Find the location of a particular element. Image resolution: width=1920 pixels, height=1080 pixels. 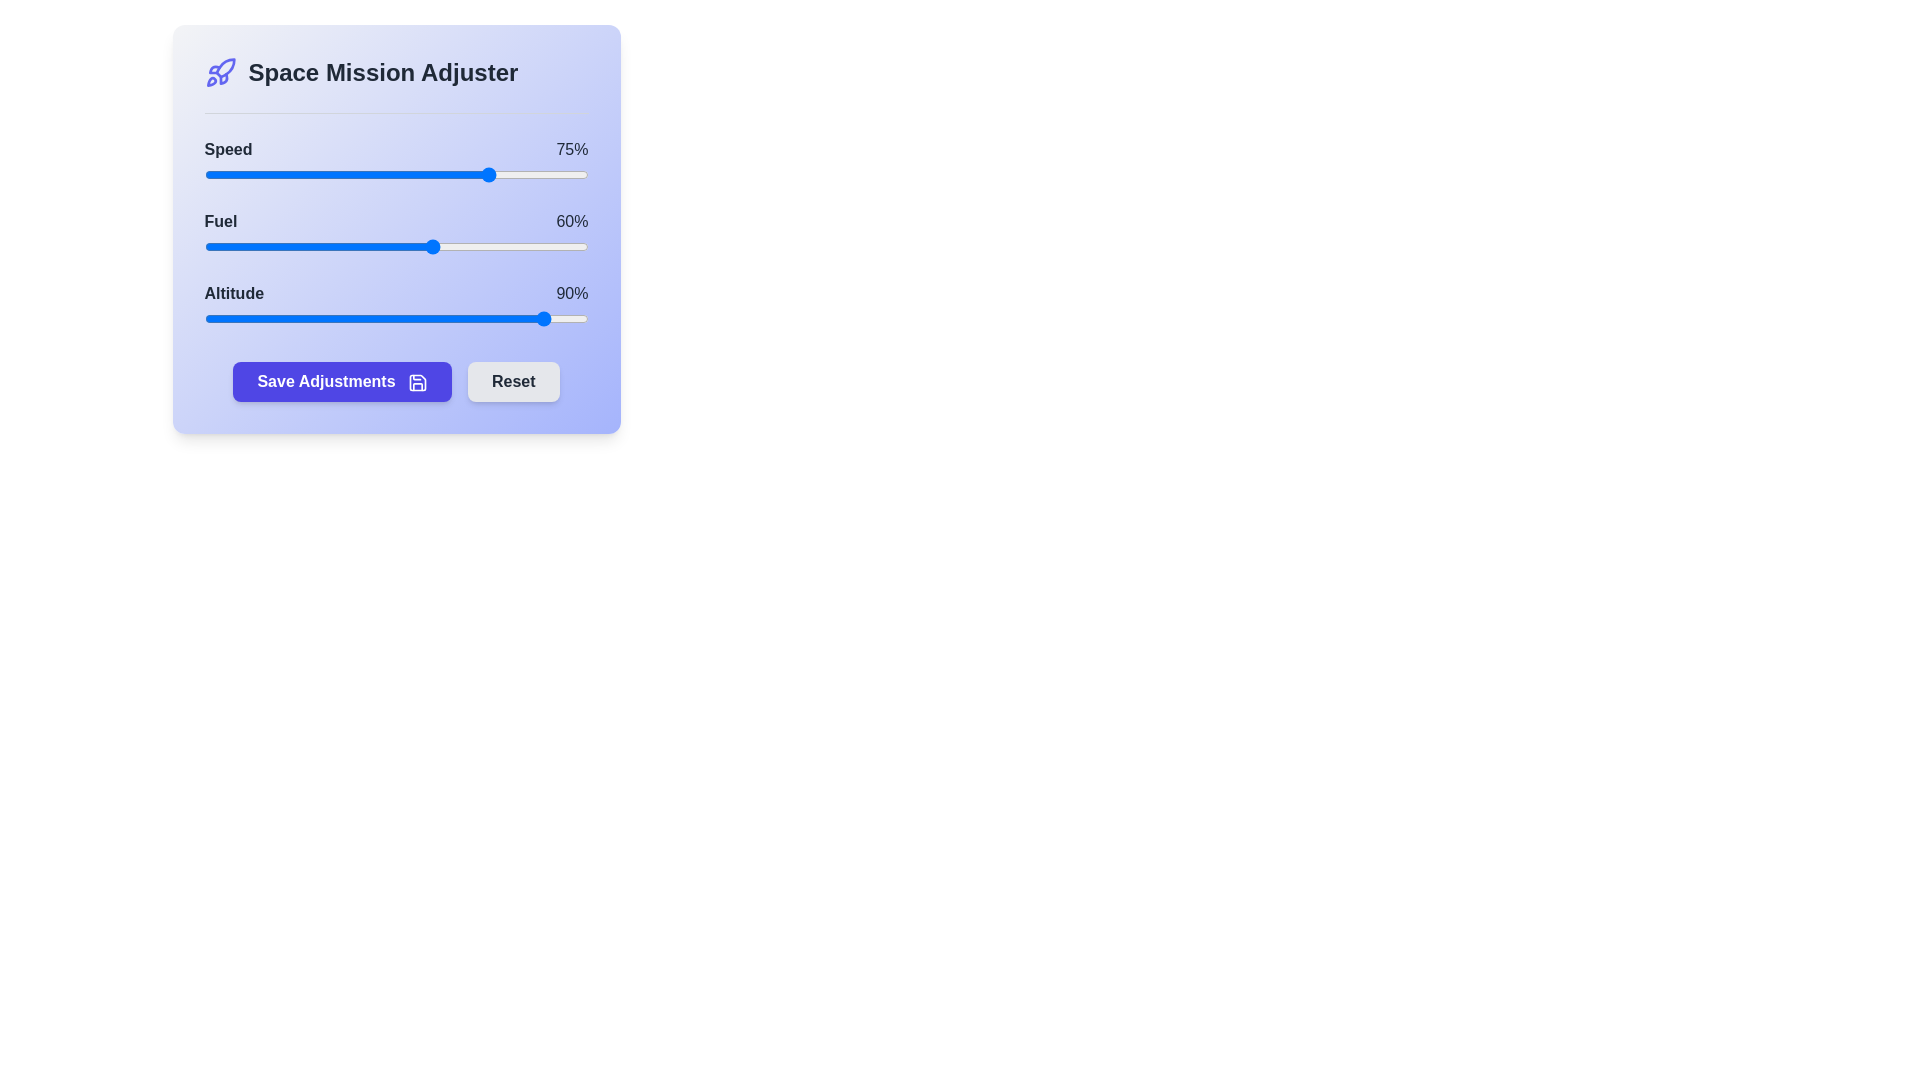

the Rocket icon to interact with it is located at coordinates (220, 72).